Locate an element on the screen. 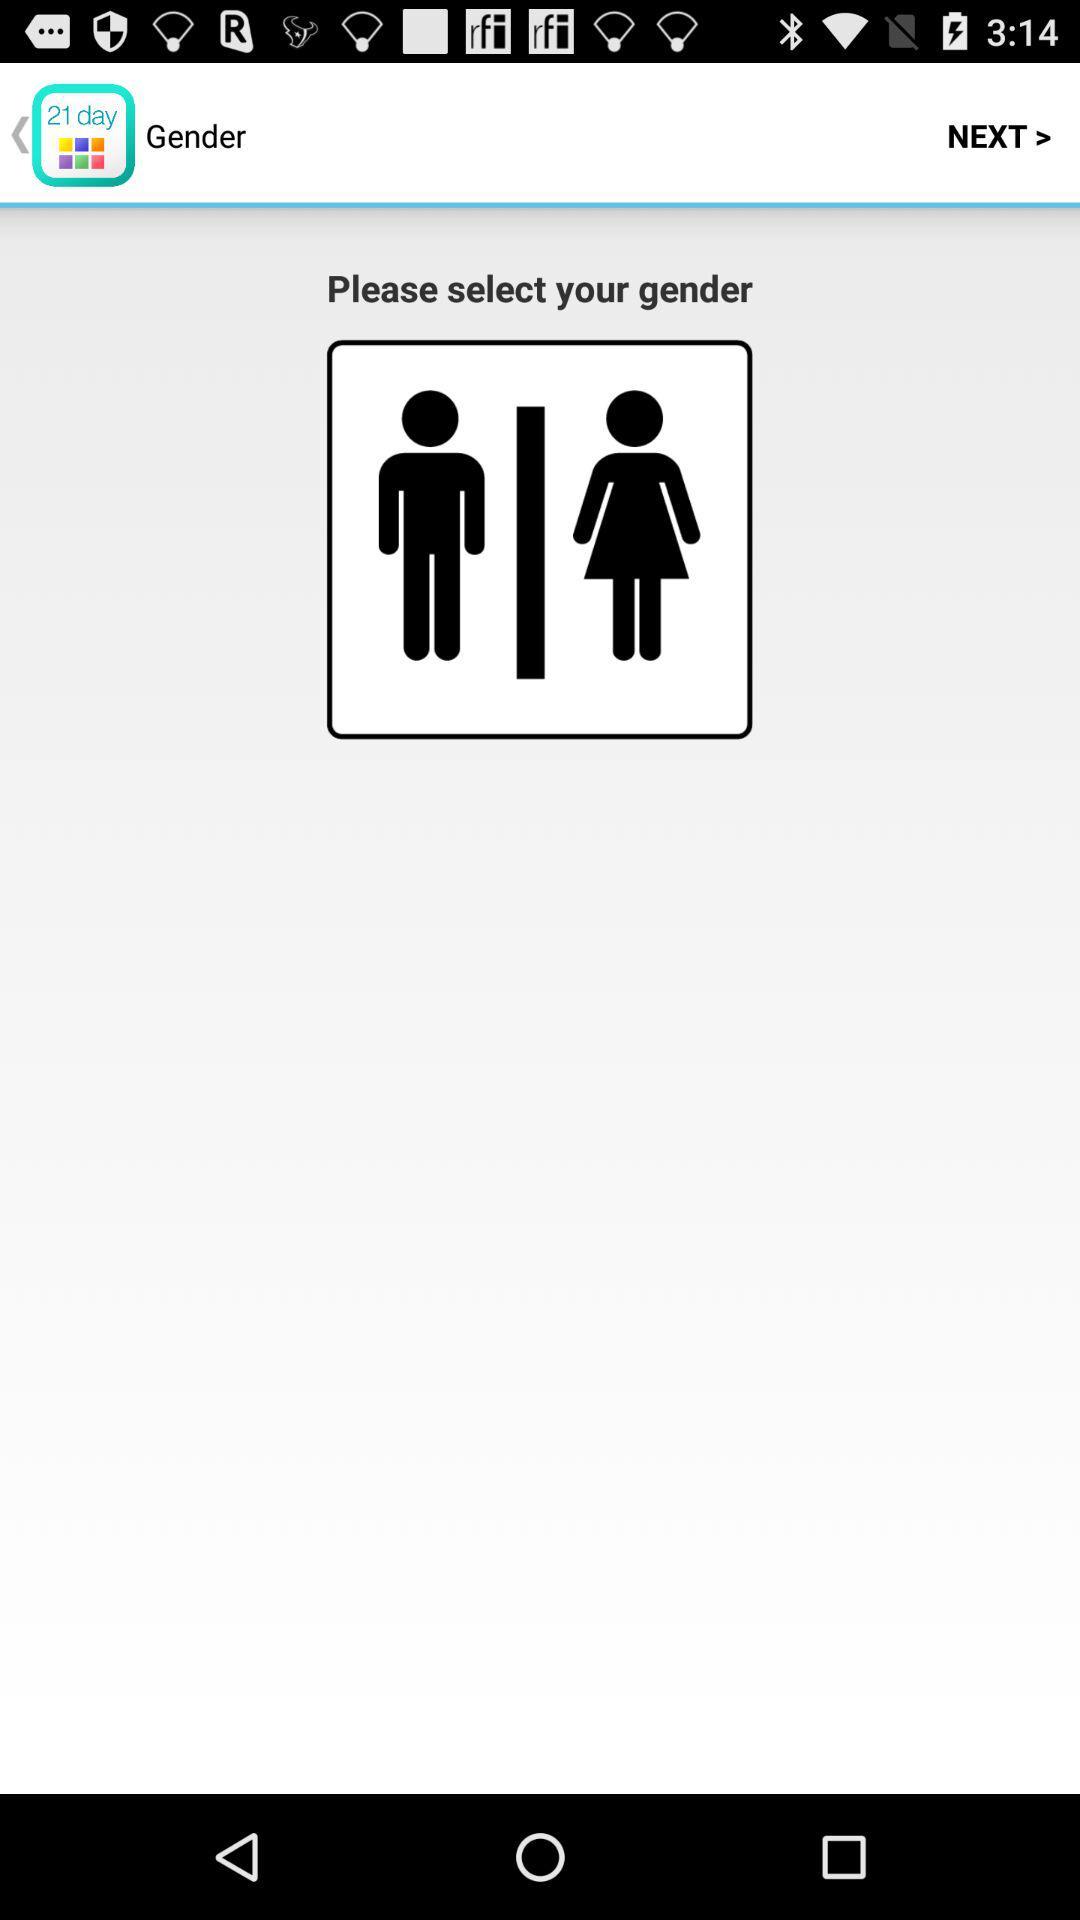 This screenshot has height=1920, width=1080. male is located at coordinates (431, 525).